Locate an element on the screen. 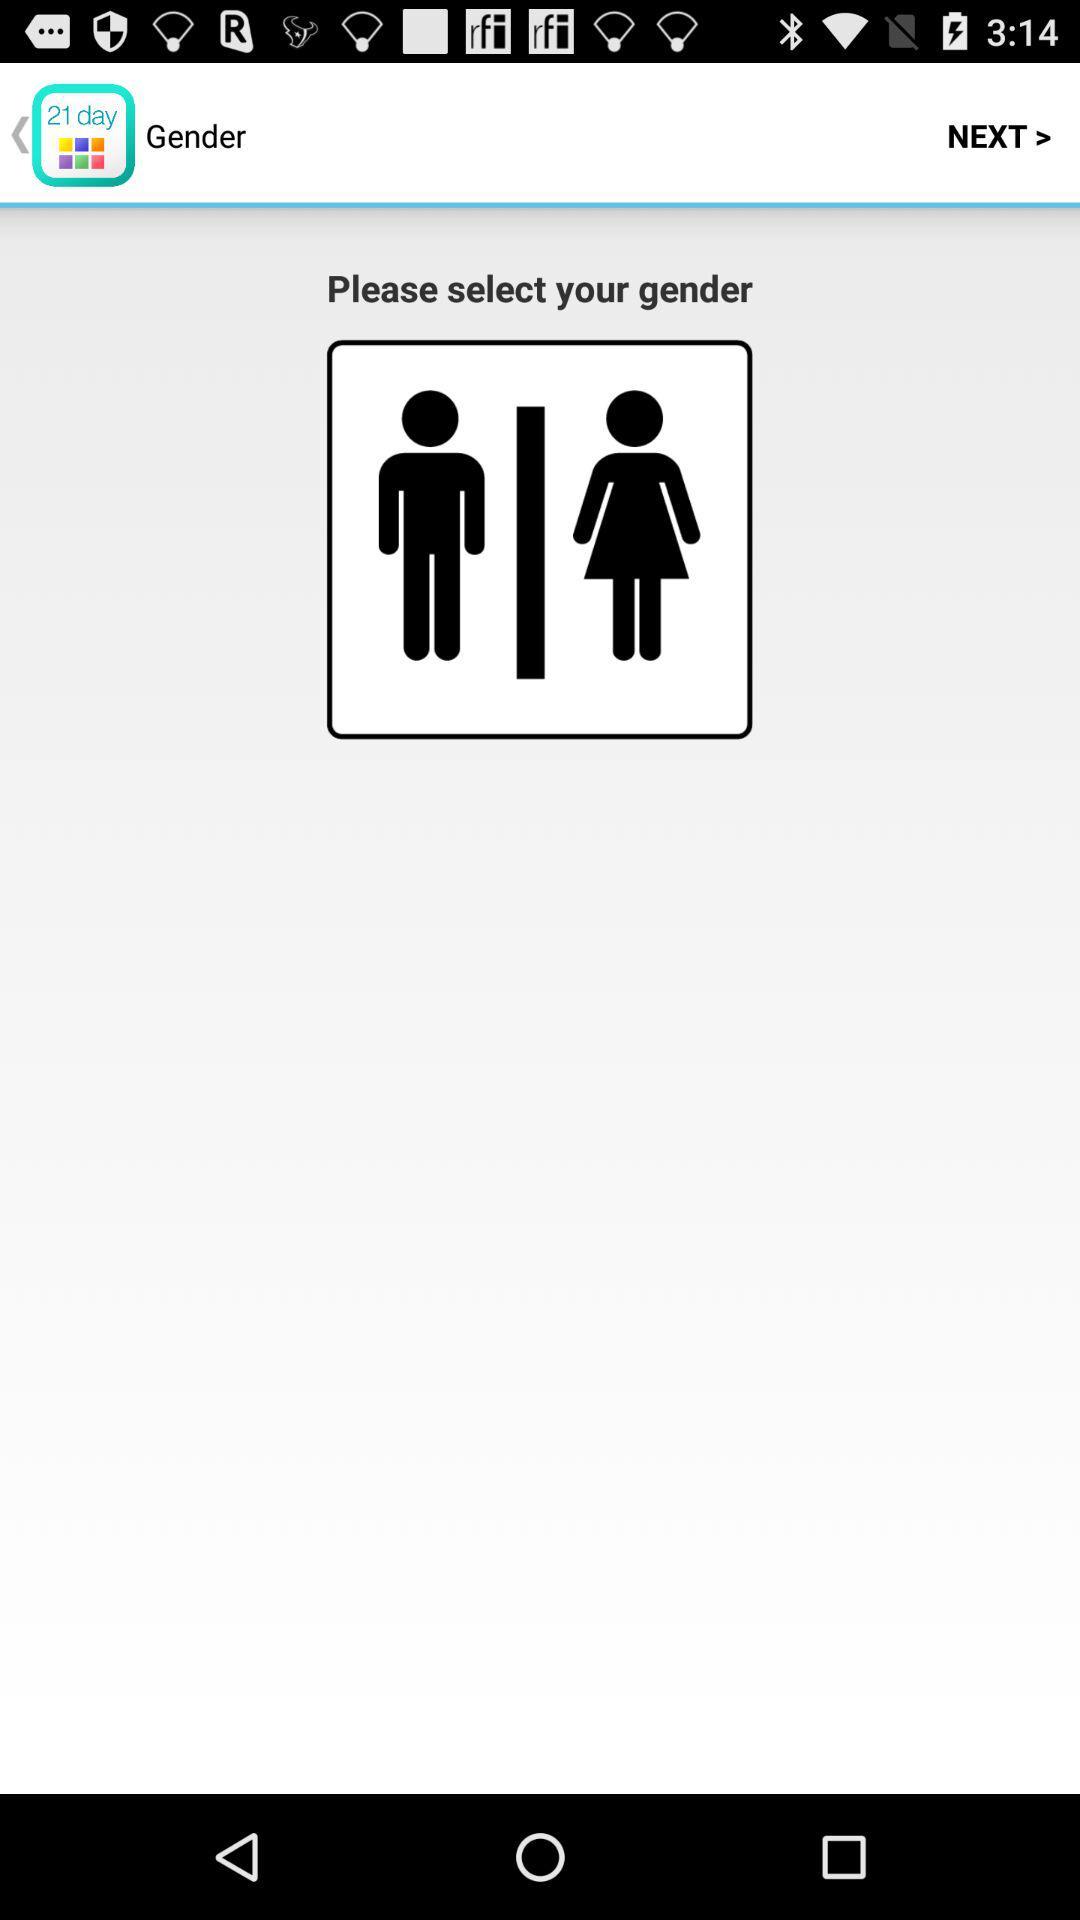 This screenshot has height=1920, width=1080. male is located at coordinates (431, 525).